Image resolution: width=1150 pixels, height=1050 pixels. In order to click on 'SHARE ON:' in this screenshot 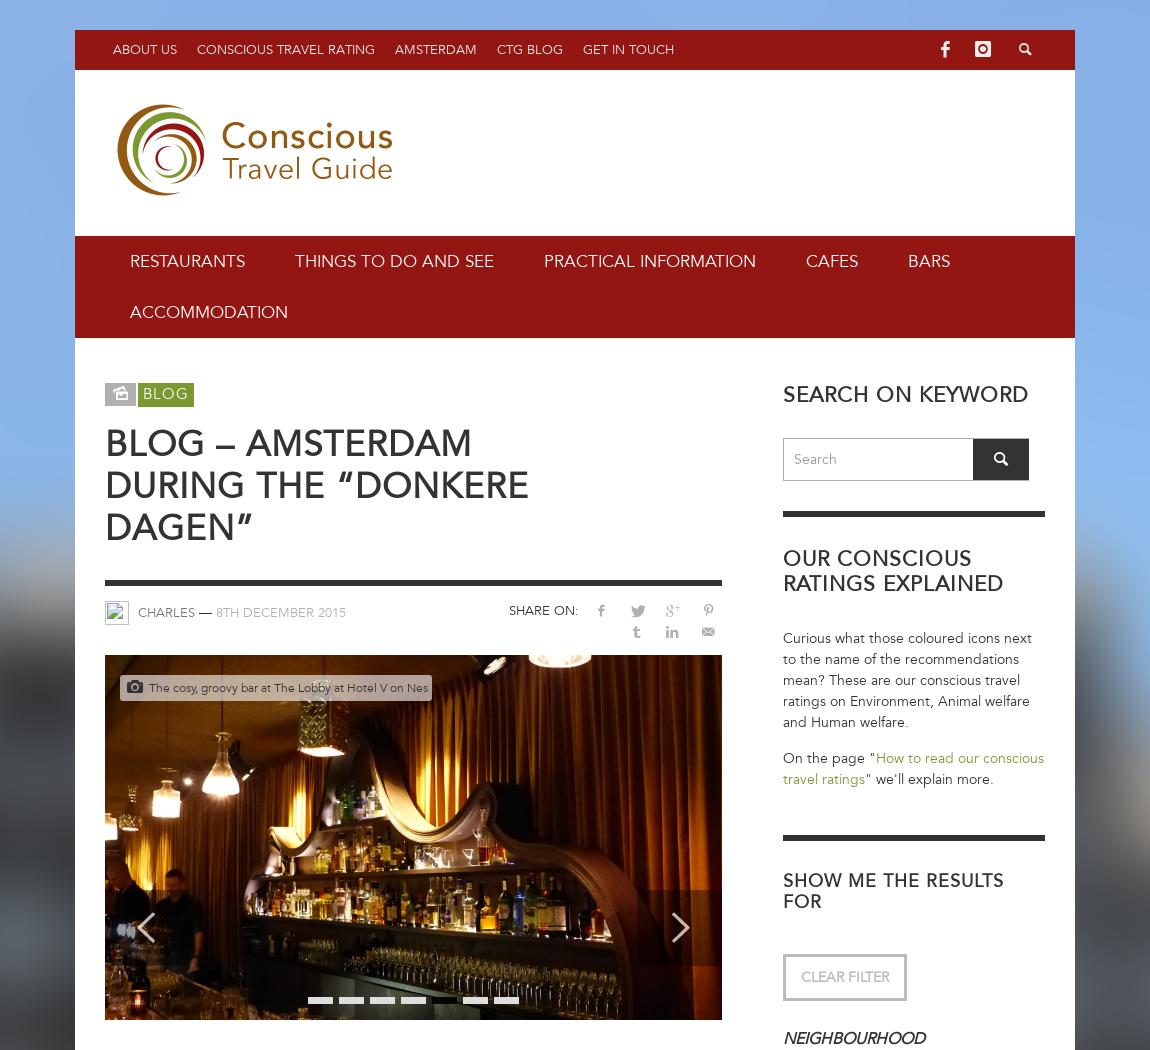, I will do `click(543, 610)`.